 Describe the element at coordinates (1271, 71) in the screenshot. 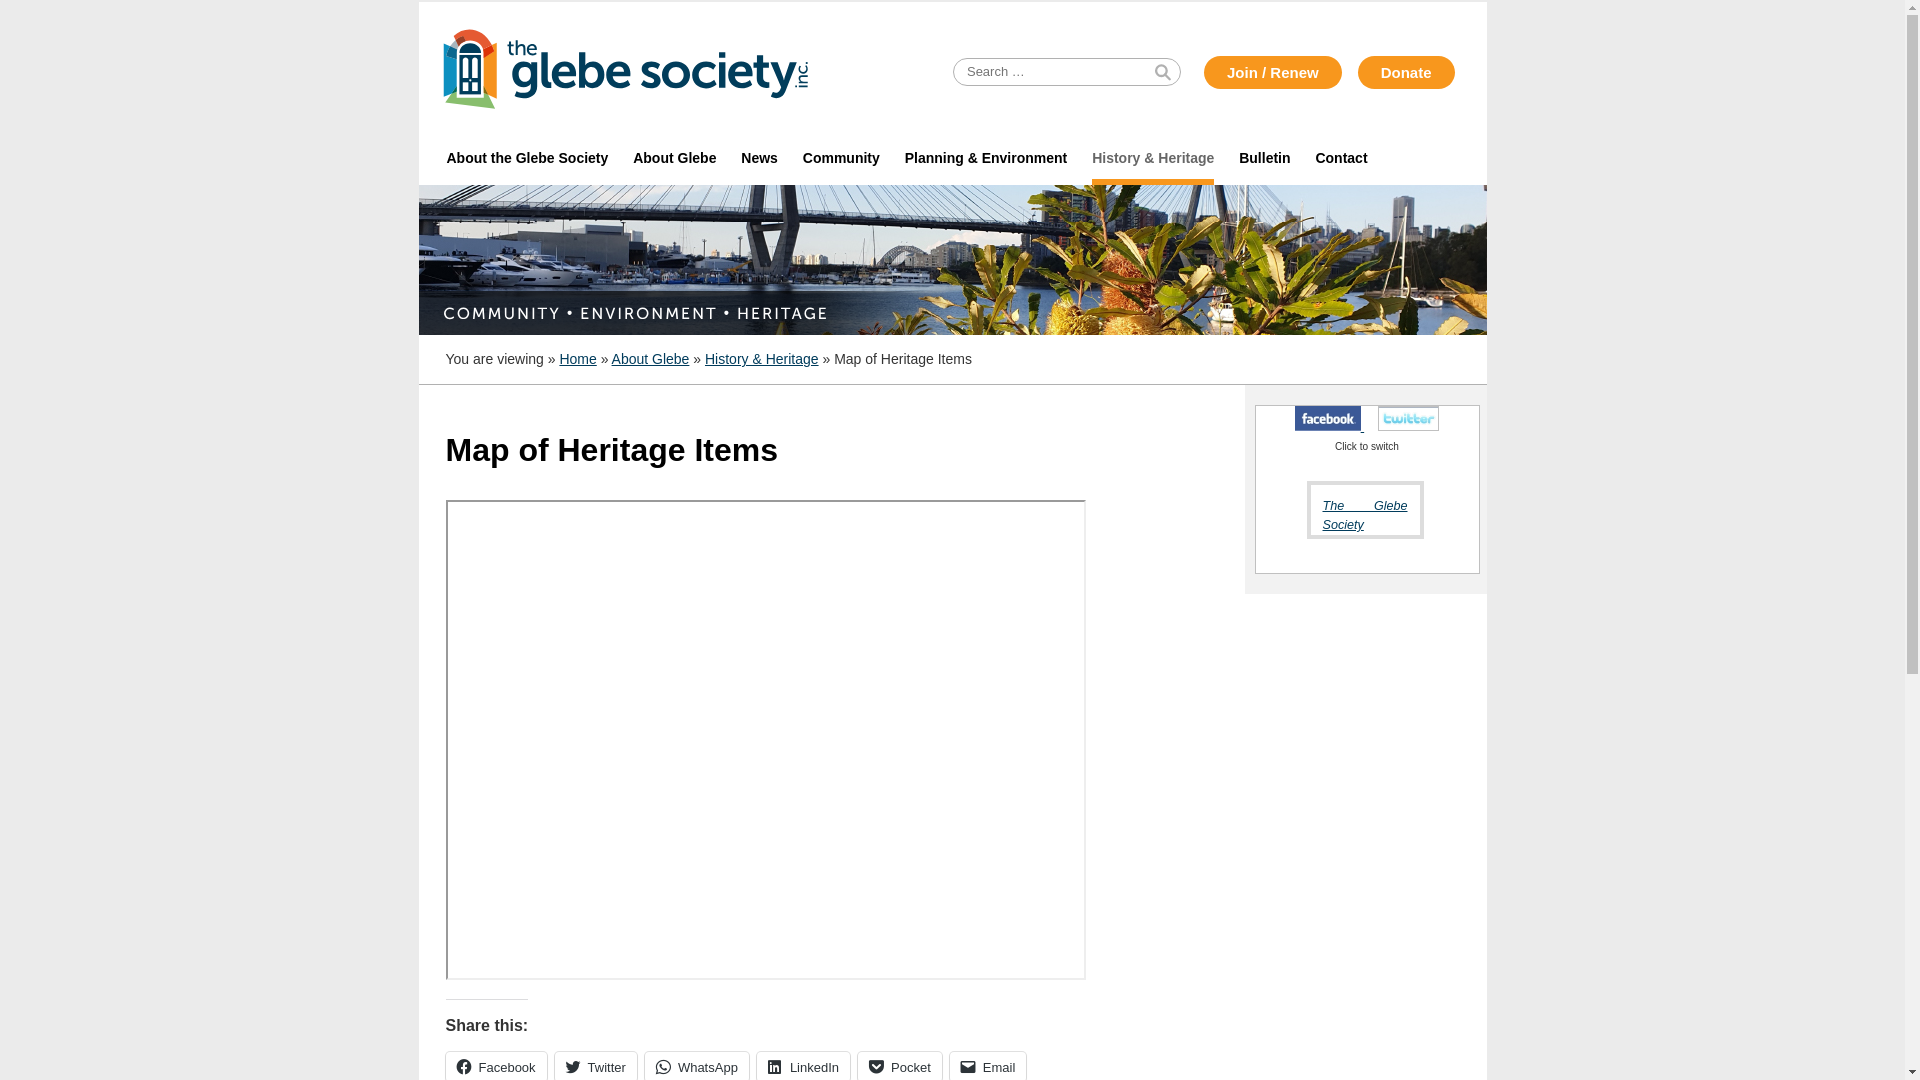

I see `'Join / Renew'` at that location.